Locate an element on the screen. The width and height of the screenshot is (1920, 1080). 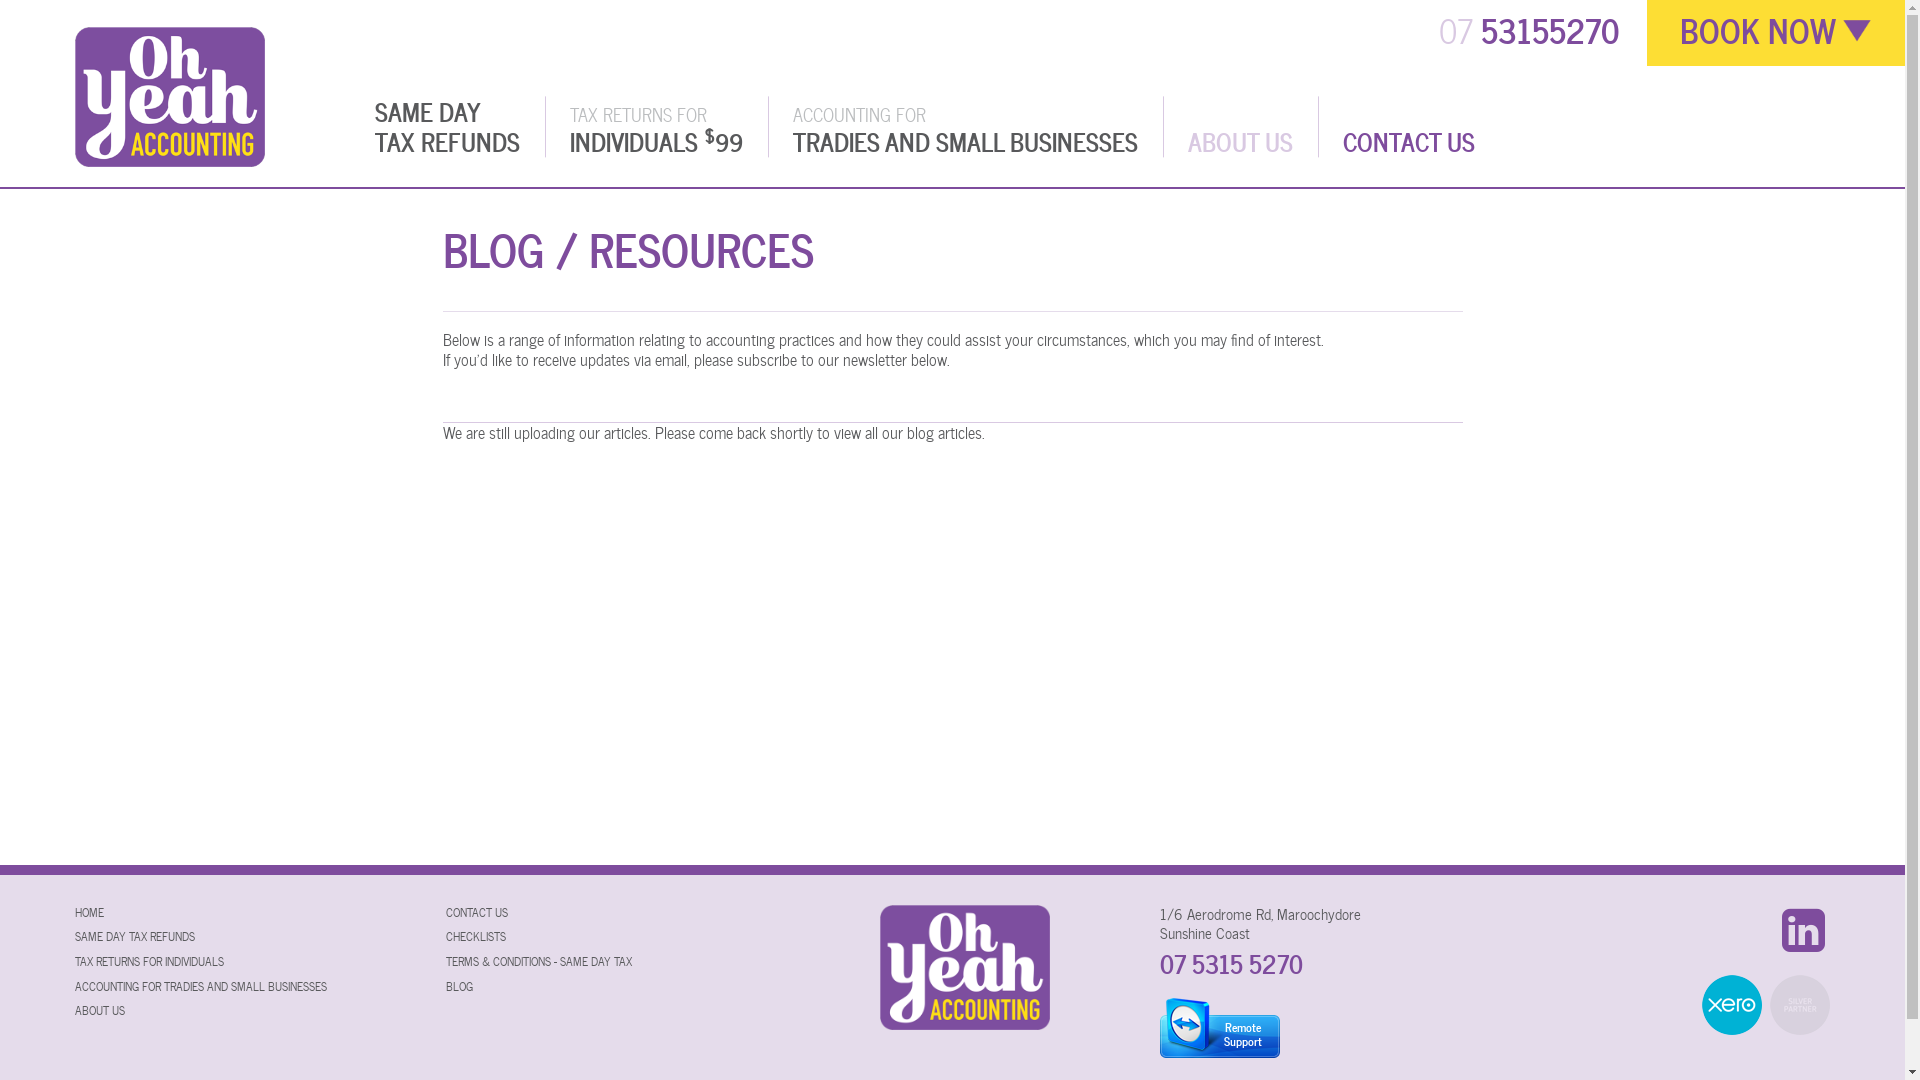
'07 5315 5270' is located at coordinates (1160, 962).